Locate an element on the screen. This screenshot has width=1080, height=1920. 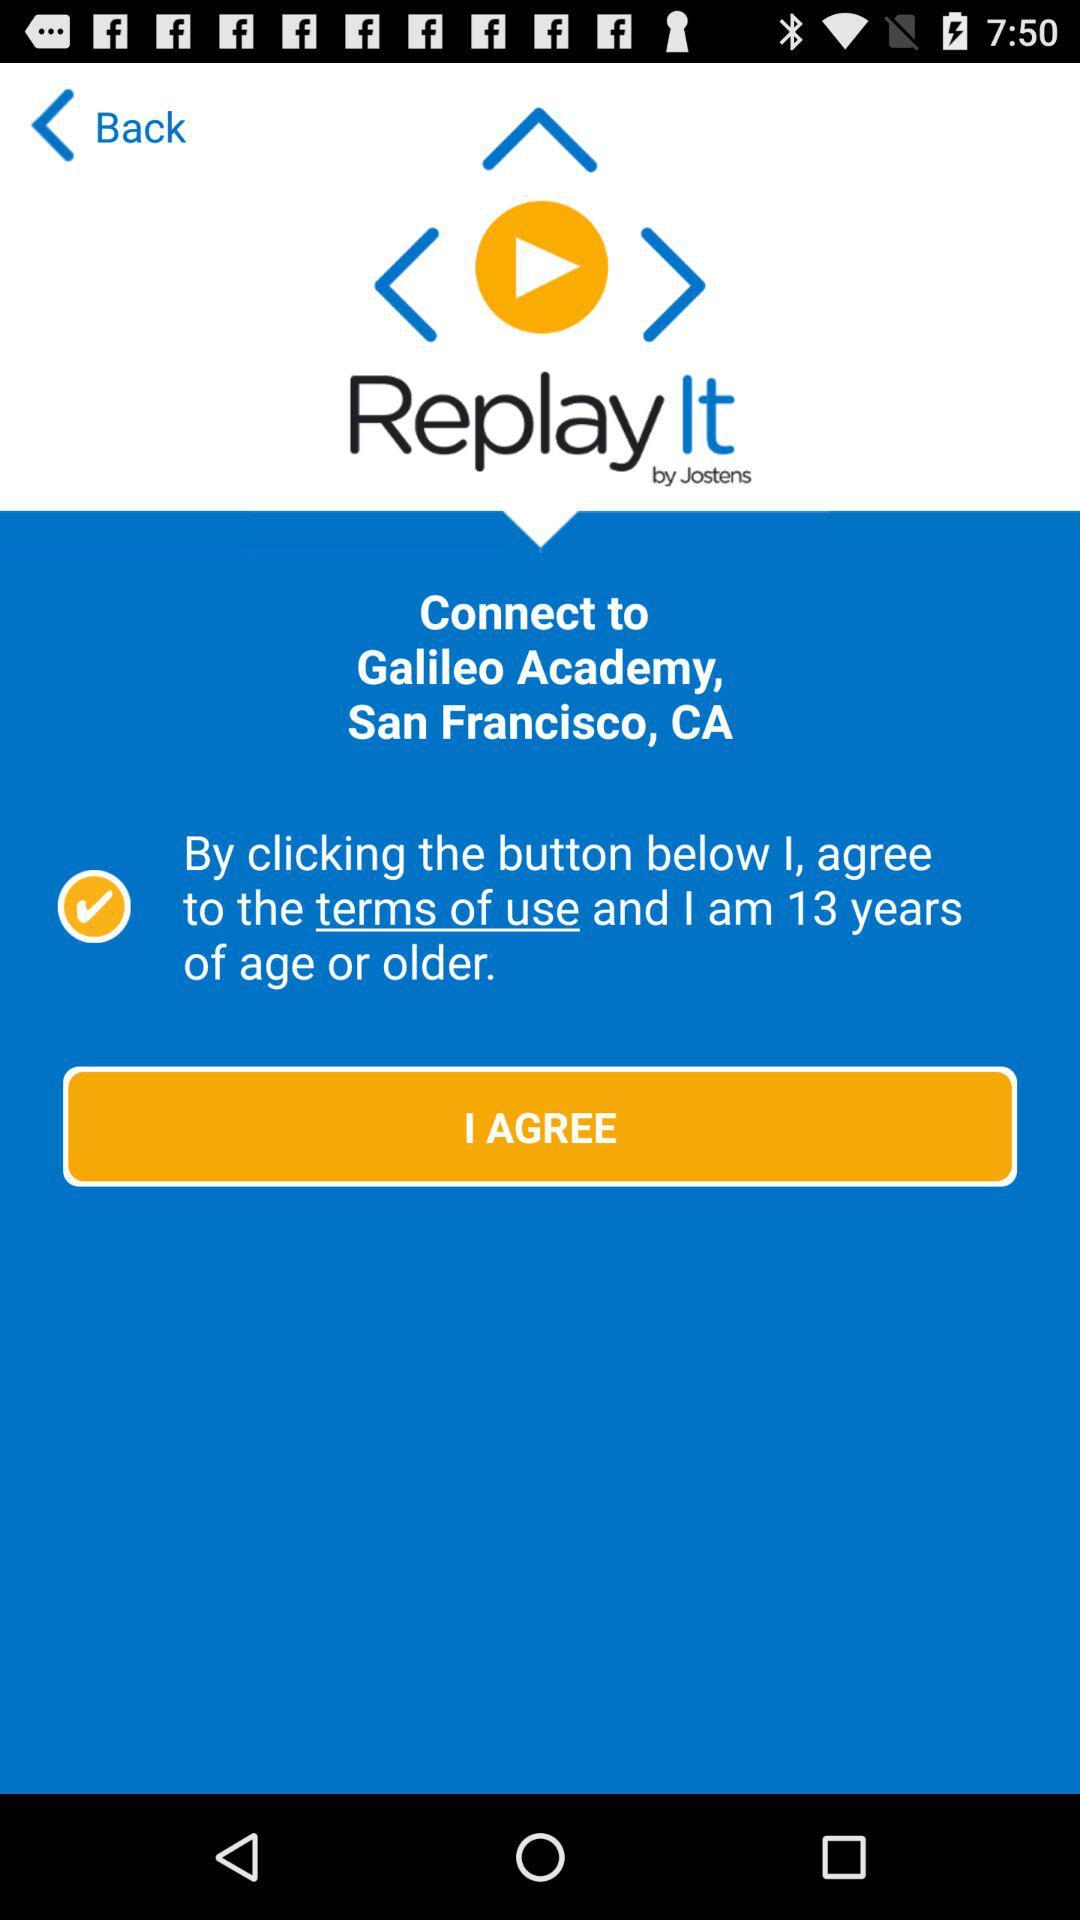
the item next to the by clicking the icon is located at coordinates (94, 905).